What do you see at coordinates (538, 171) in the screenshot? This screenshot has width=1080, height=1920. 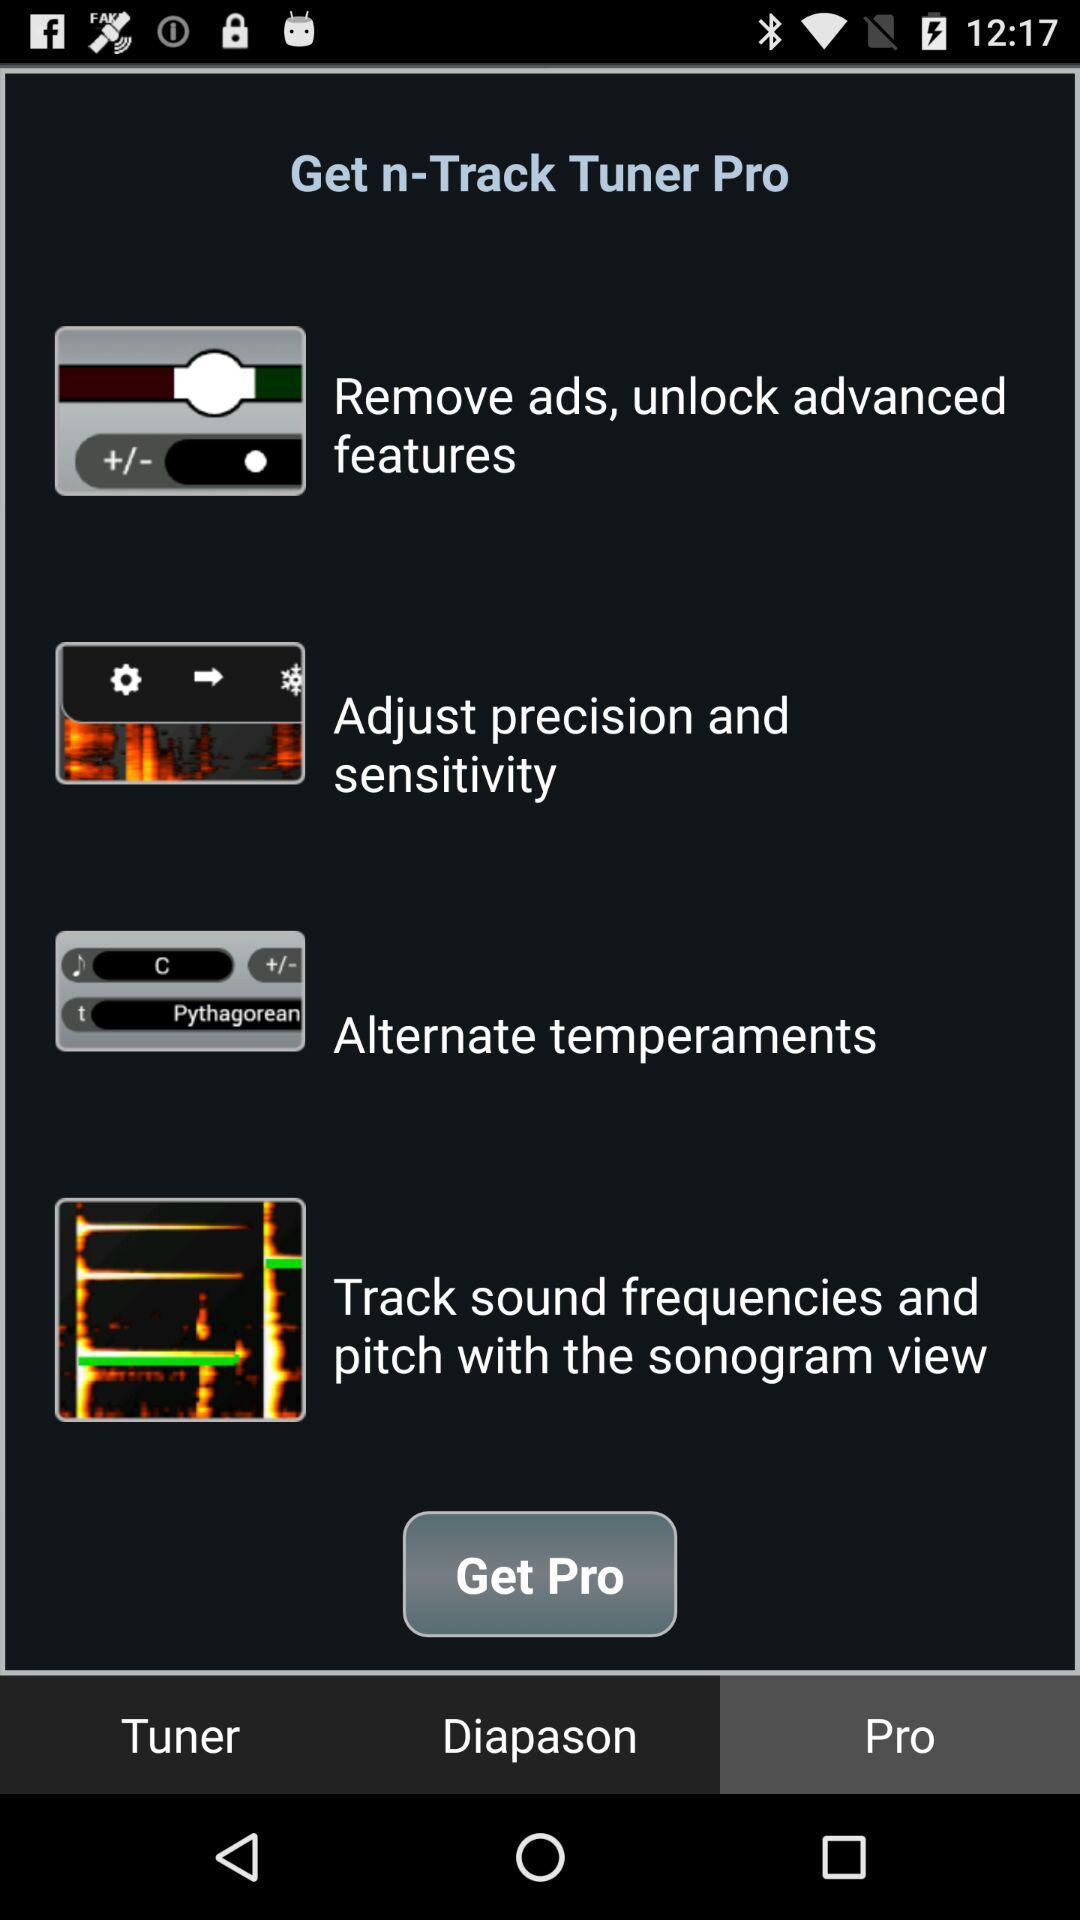 I see `get n track button` at bounding box center [538, 171].